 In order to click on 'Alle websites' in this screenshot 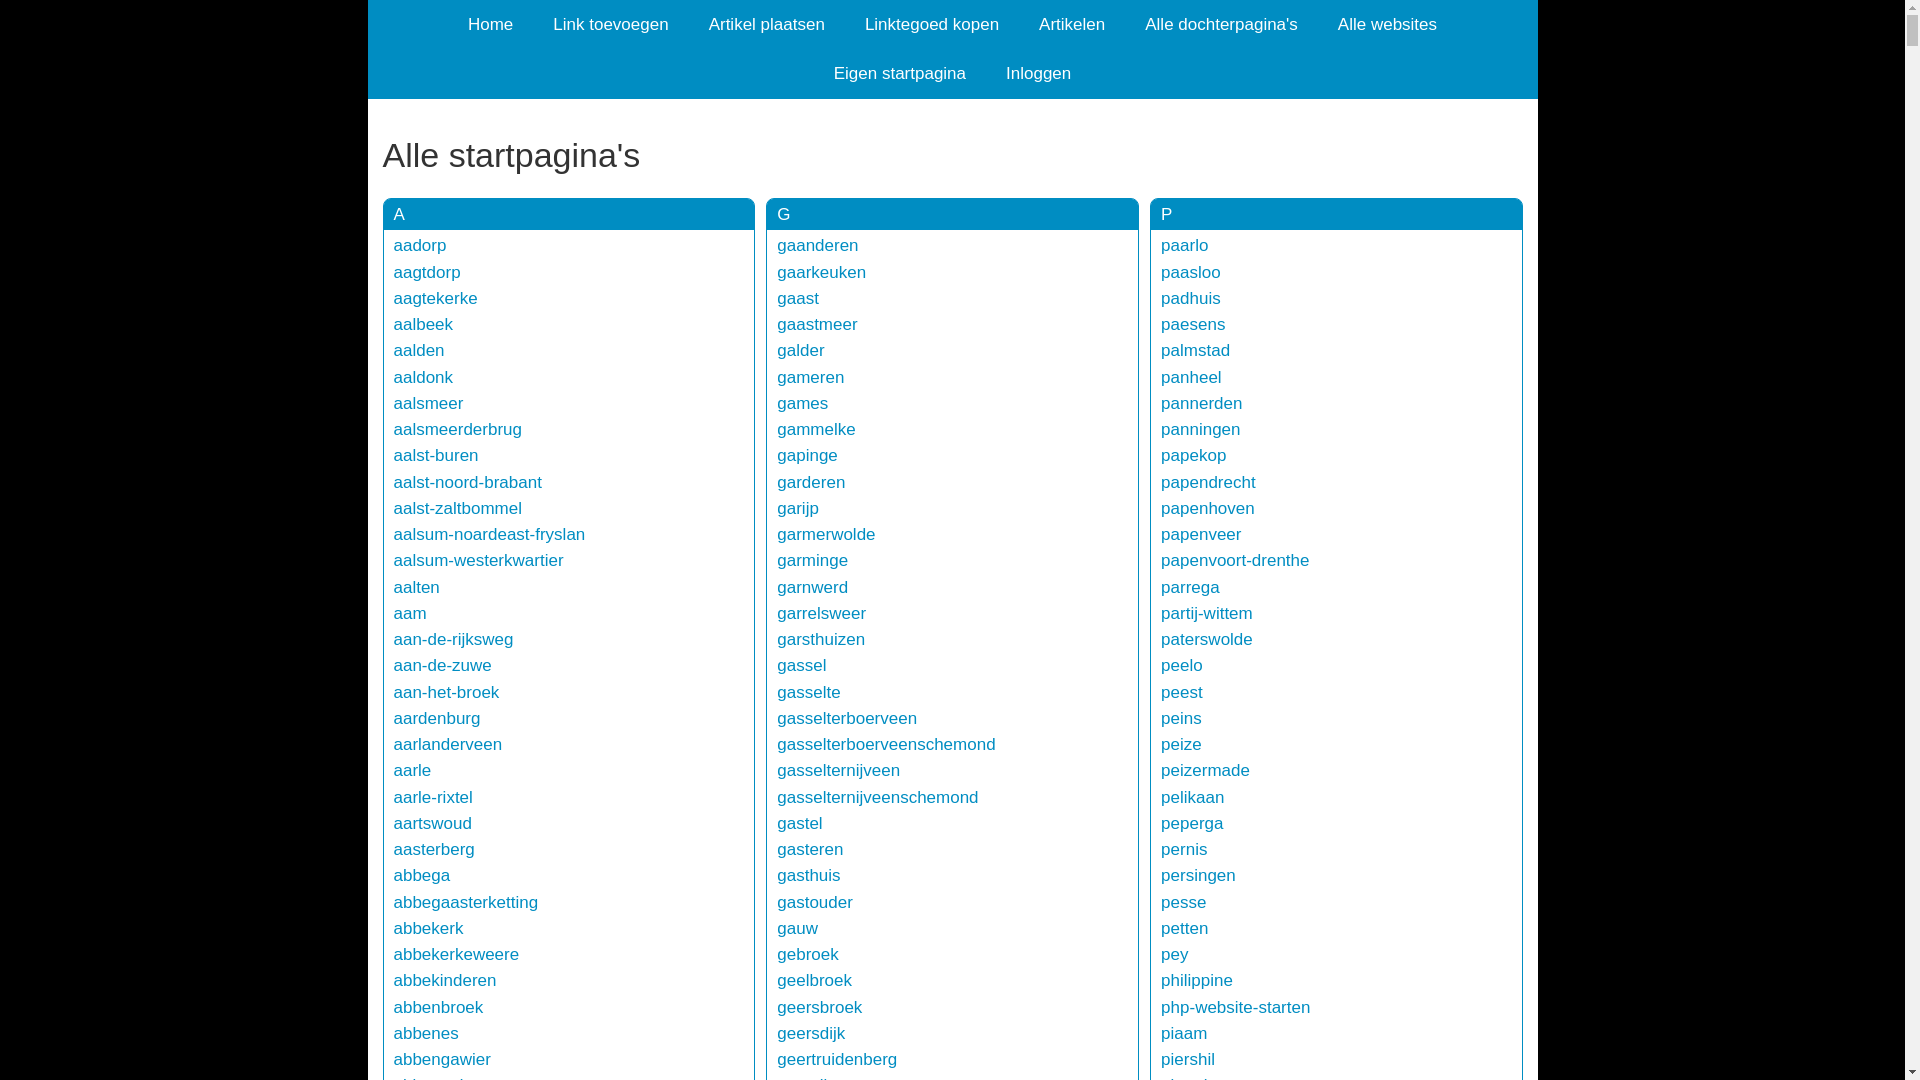, I will do `click(1386, 24)`.